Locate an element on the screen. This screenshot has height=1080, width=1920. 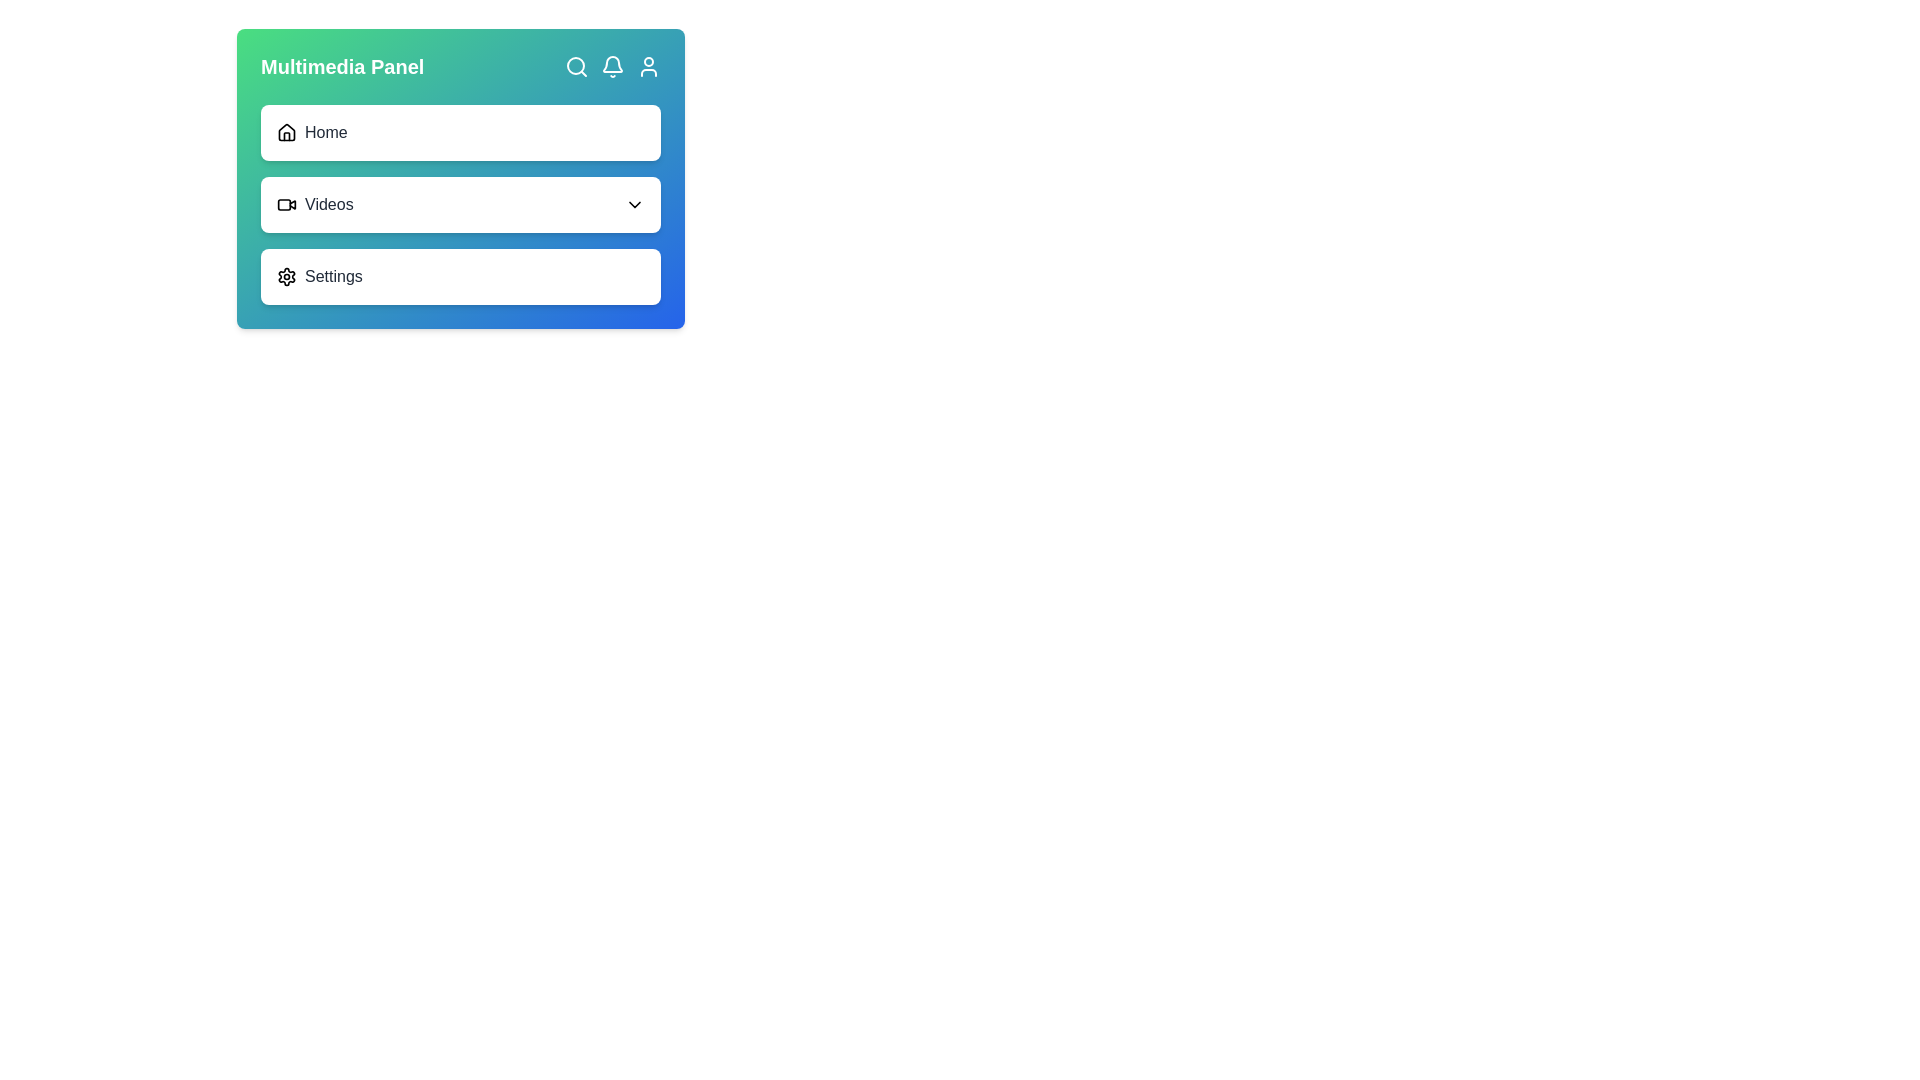
the 'Settings' icon located to the left of the text 'Settings' in the bottom section of the vertical menu is located at coordinates (286, 277).